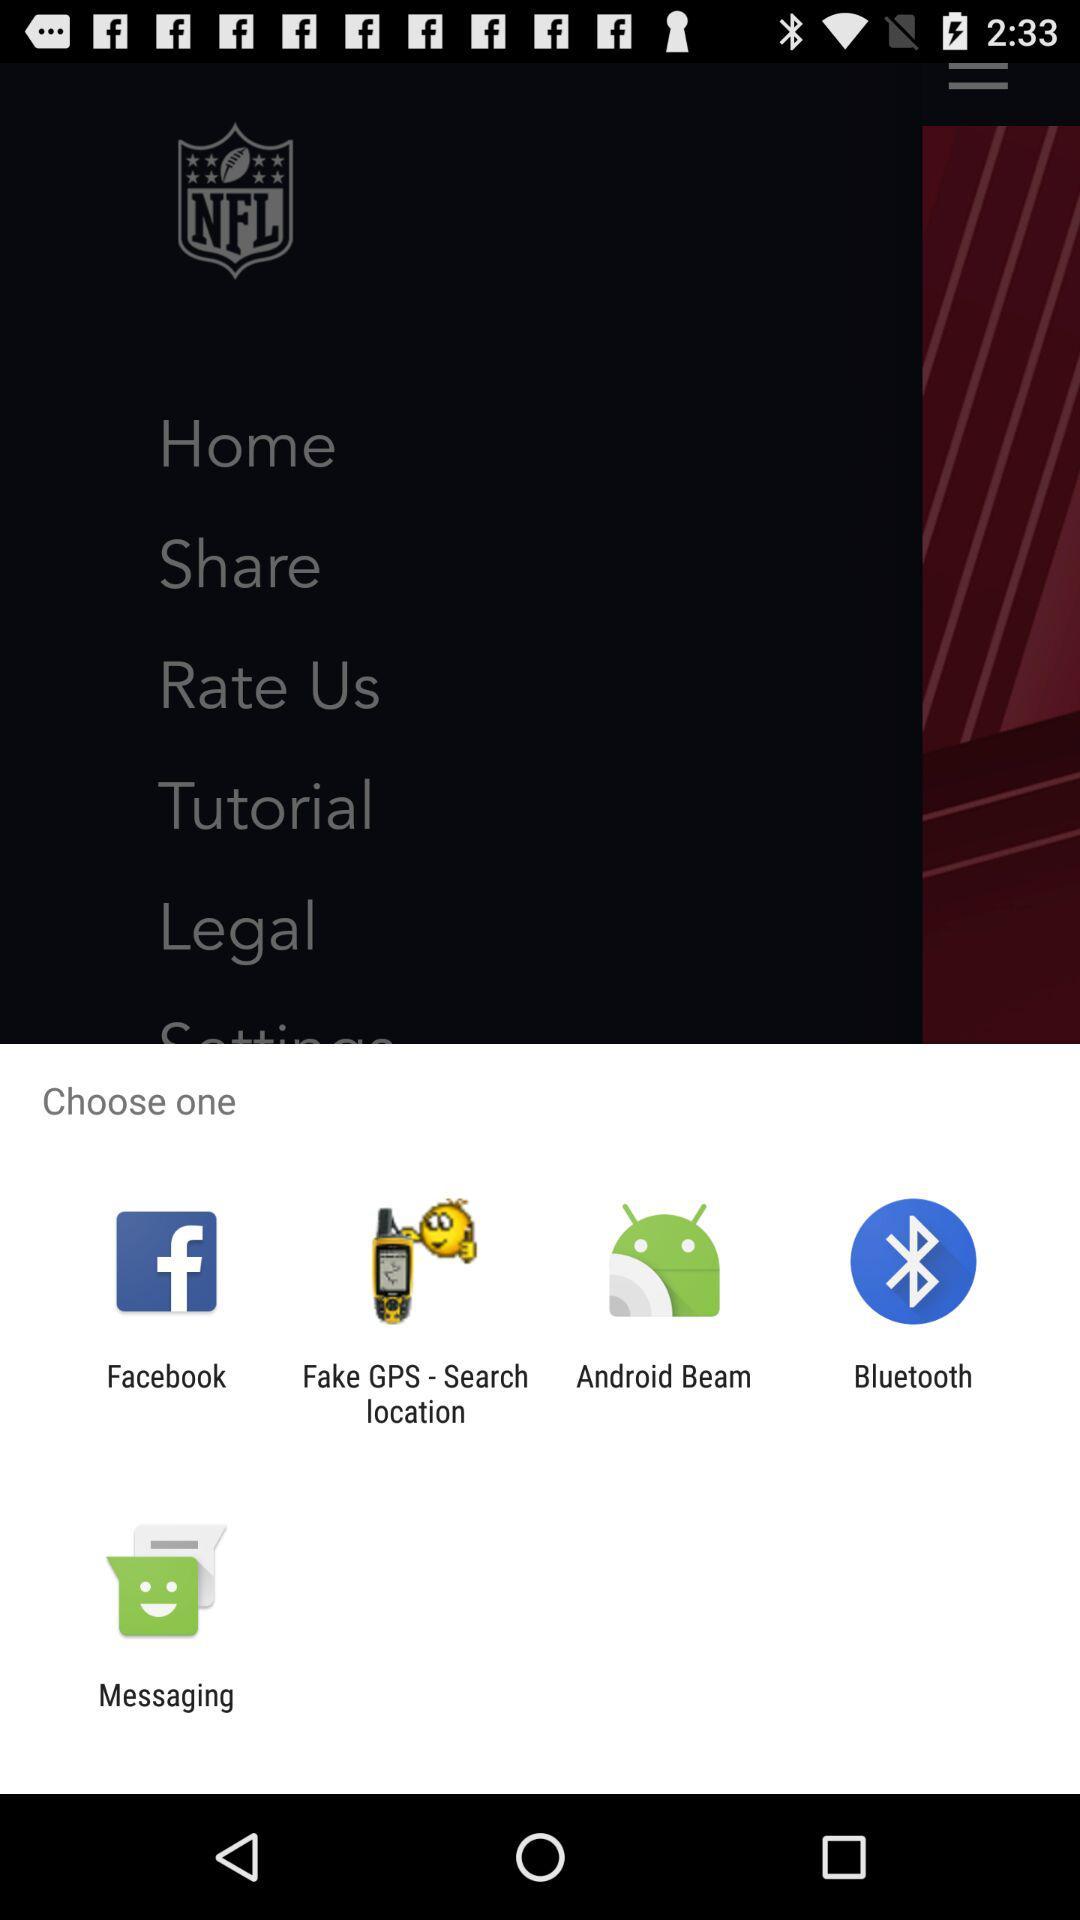 The height and width of the screenshot is (1920, 1080). Describe the element at coordinates (913, 1392) in the screenshot. I see `the icon to the right of android beam icon` at that location.